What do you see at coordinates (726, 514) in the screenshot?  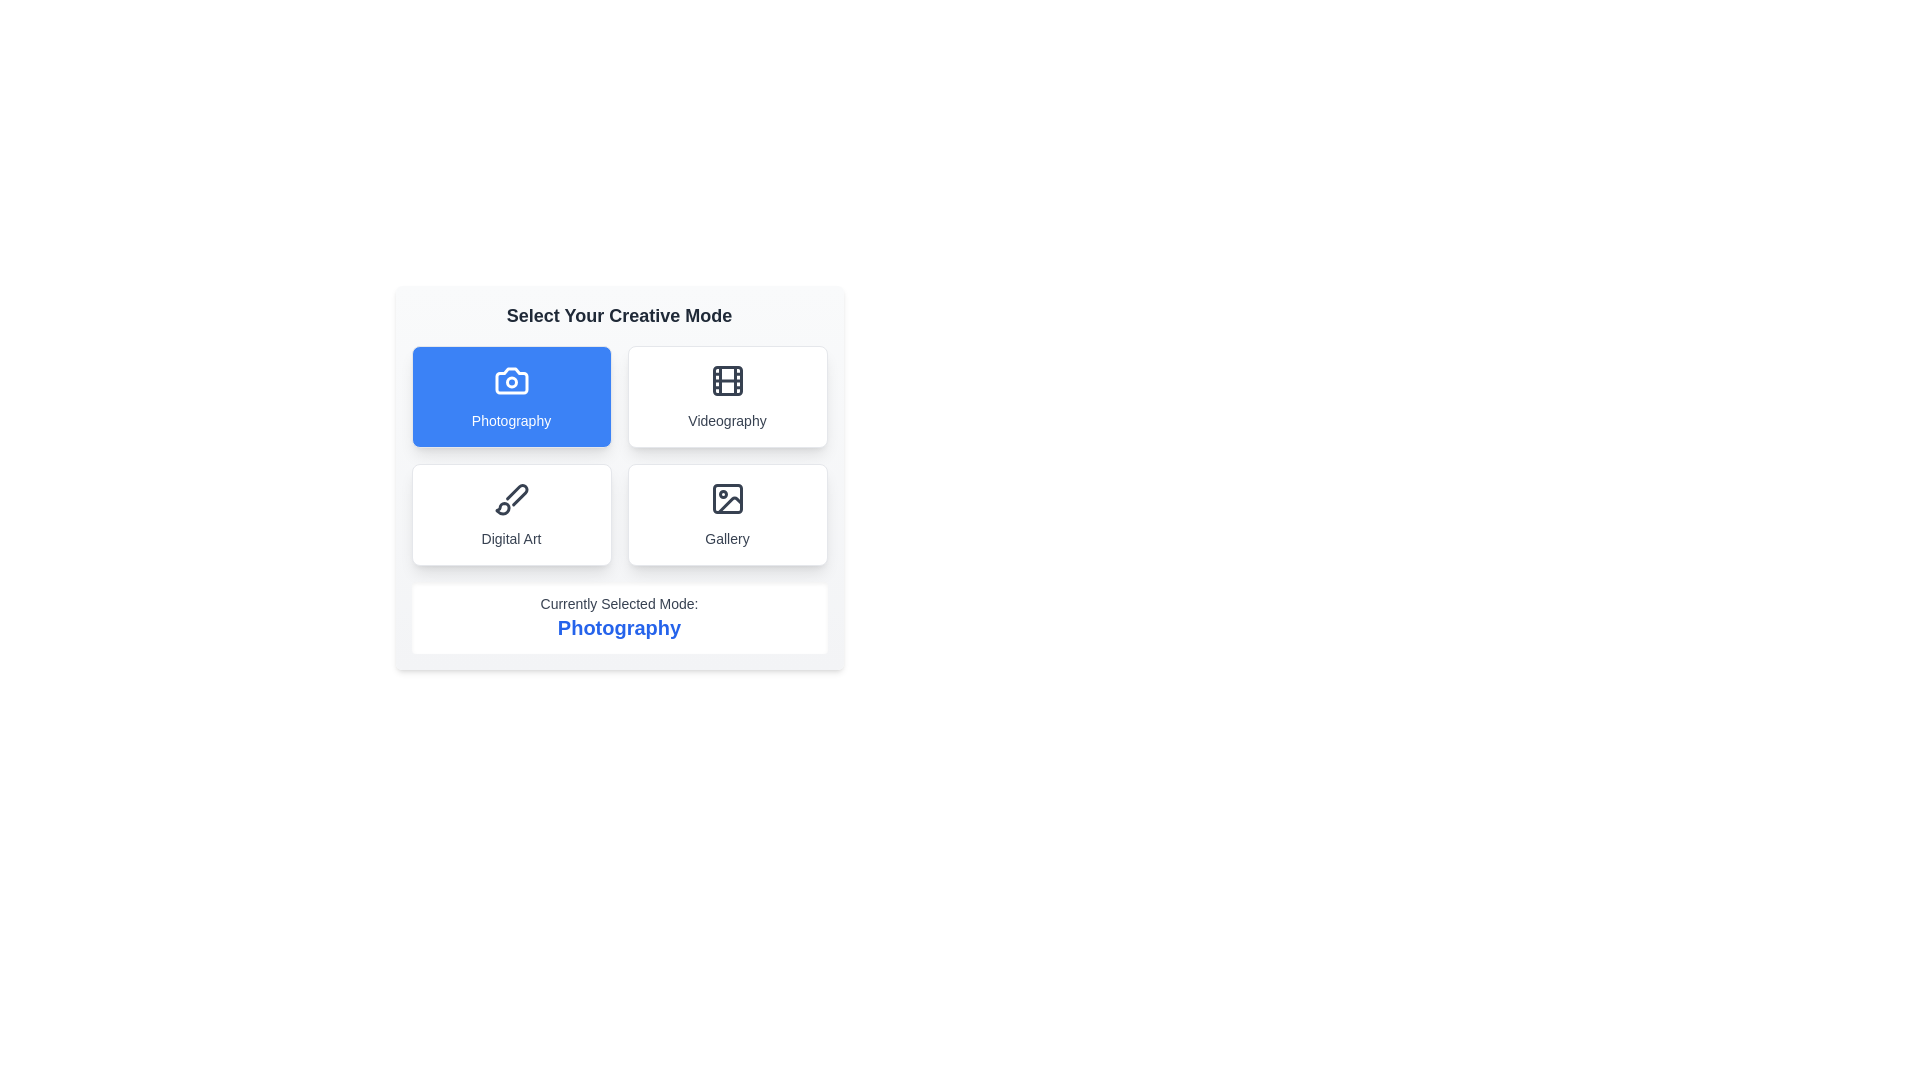 I see `the mode Gallery by clicking its respective button` at bounding box center [726, 514].